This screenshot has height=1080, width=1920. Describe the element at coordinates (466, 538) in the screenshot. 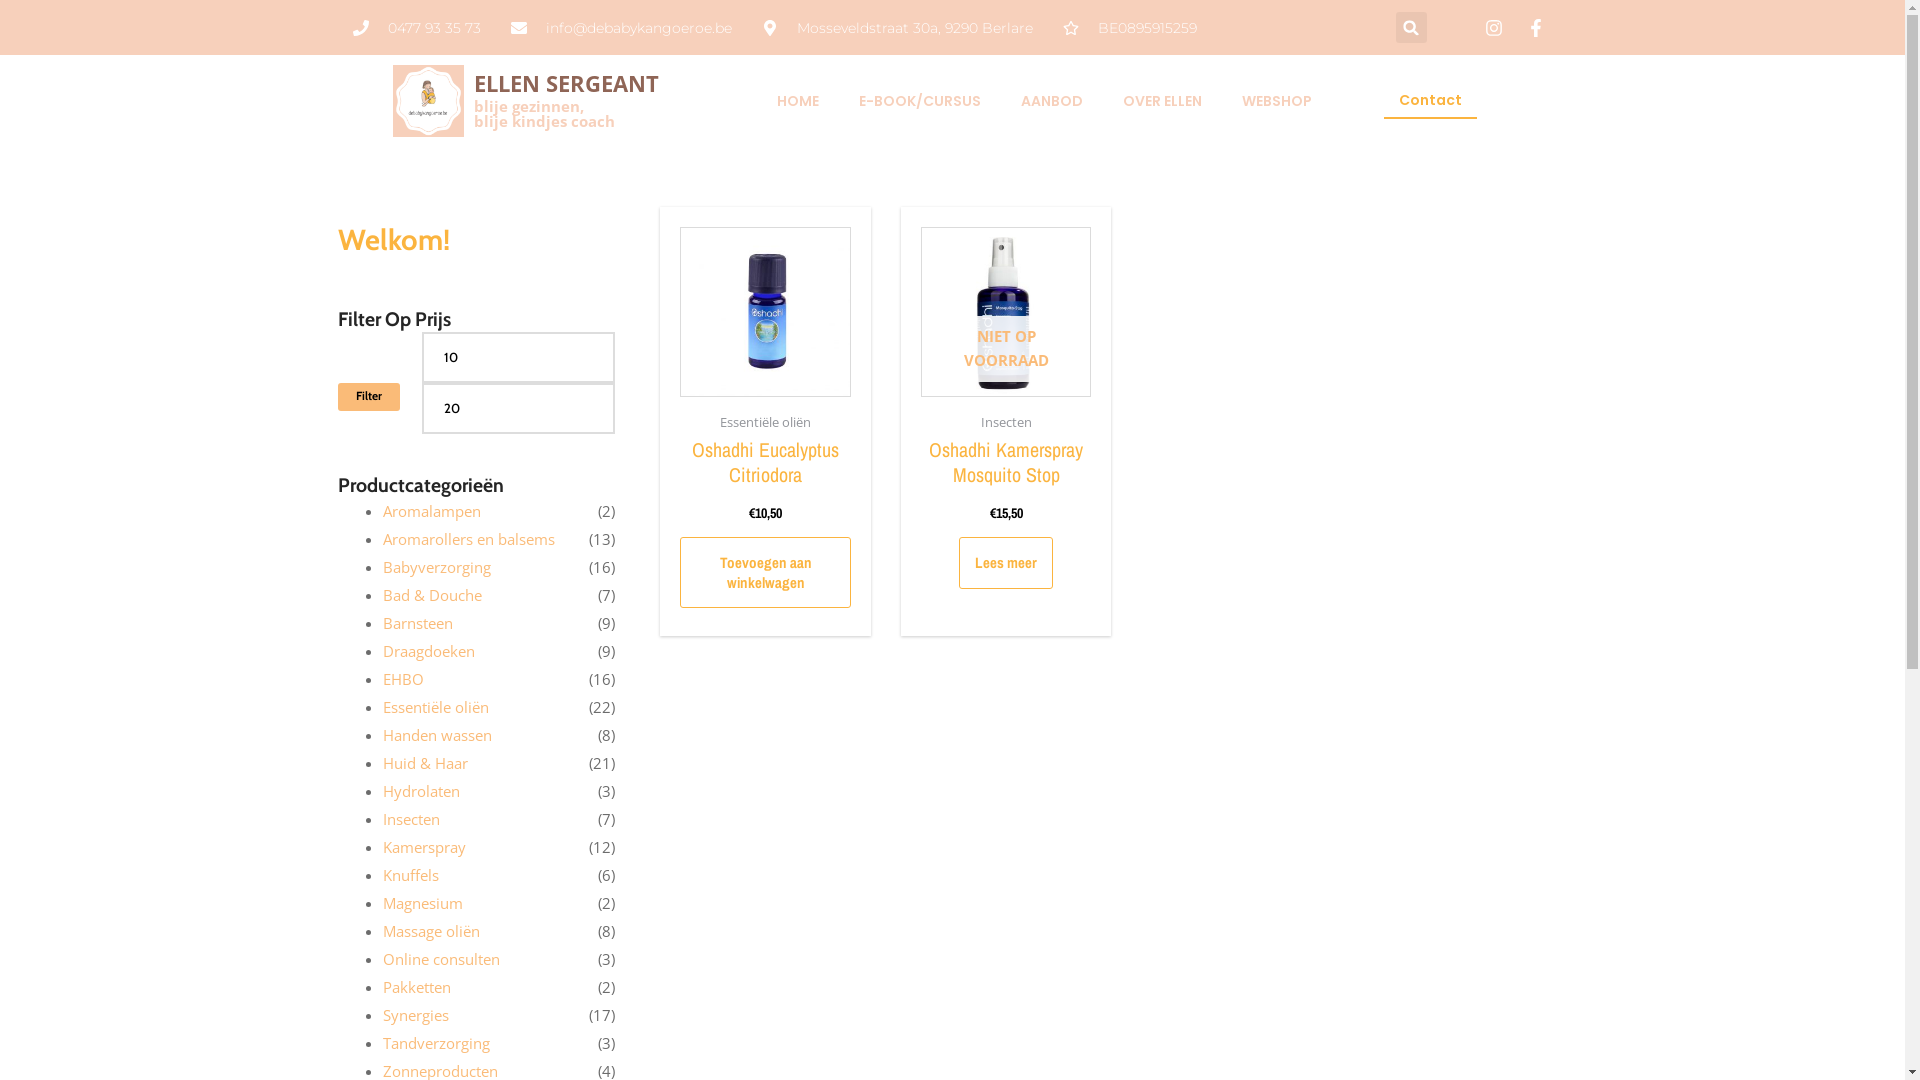

I see `'Aromarollers en balsems'` at that location.